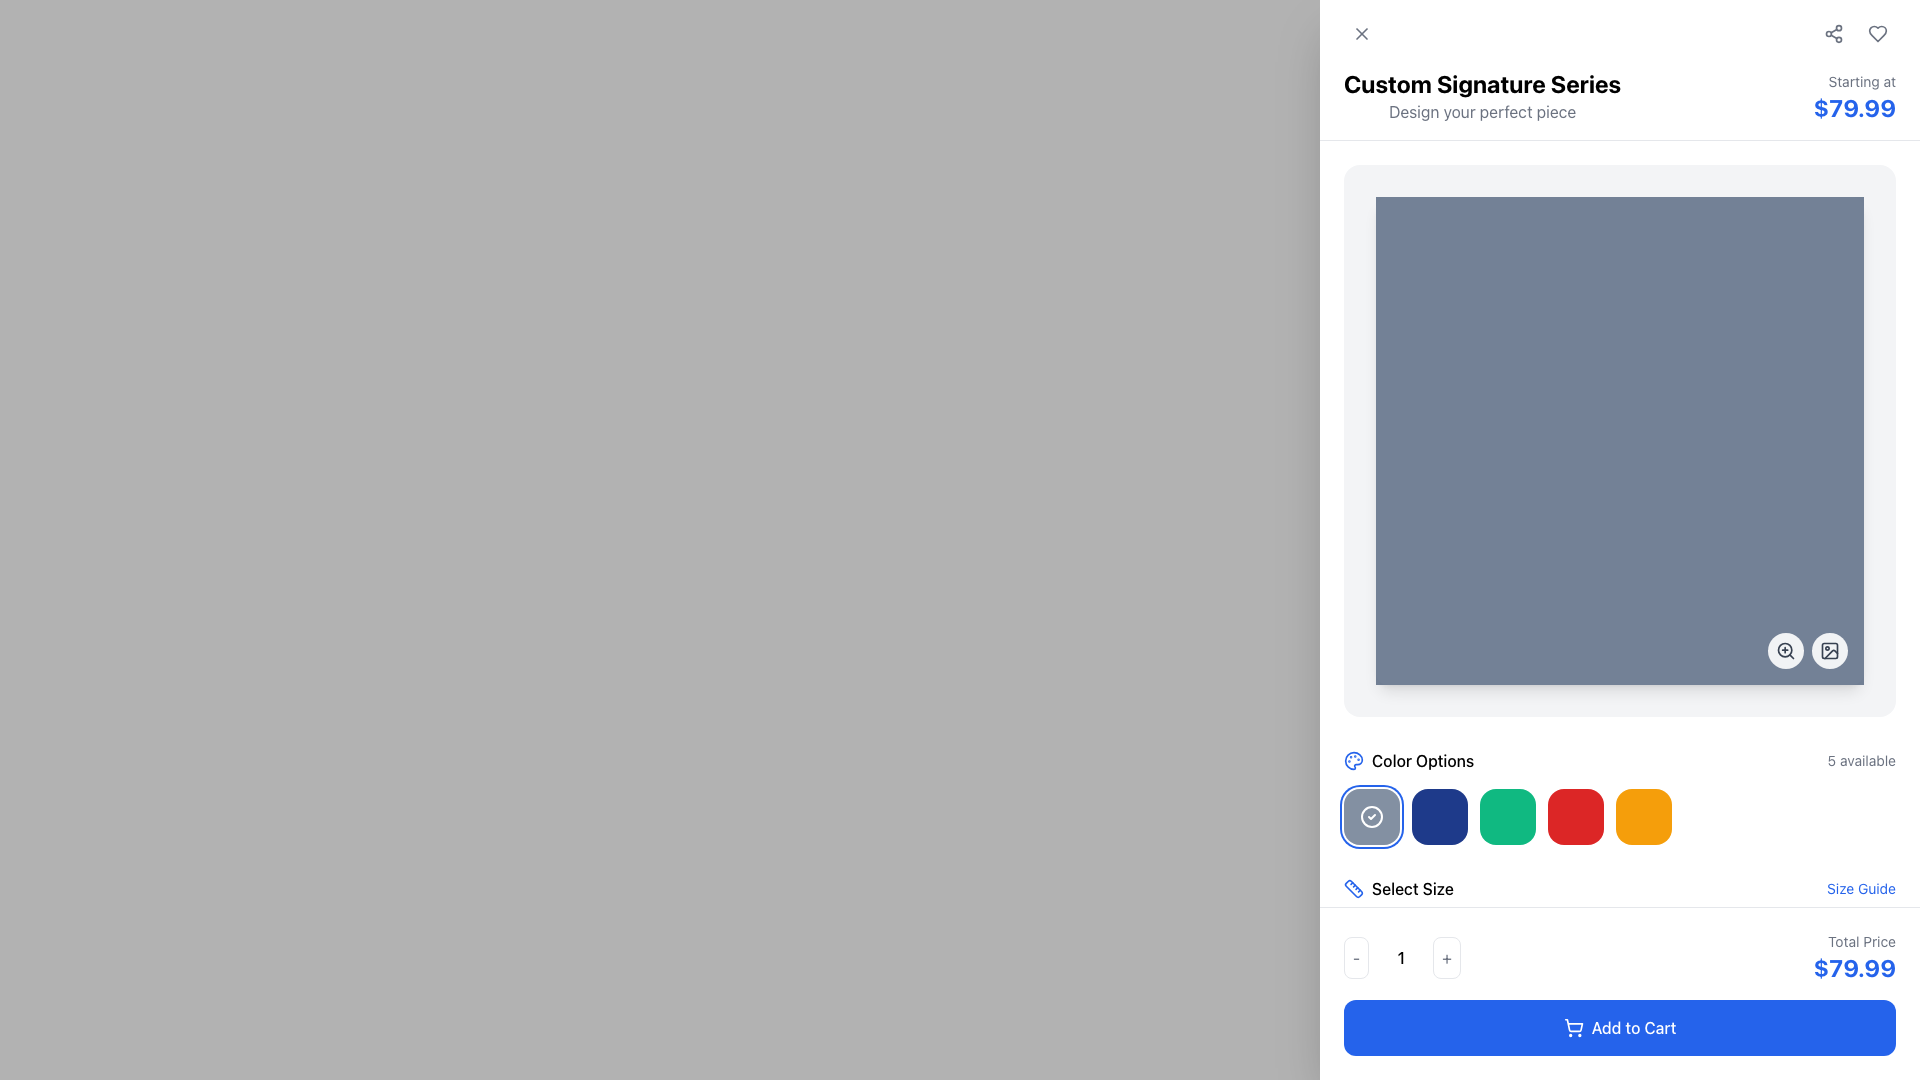 This screenshot has width=1920, height=1080. What do you see at coordinates (1829, 651) in the screenshot?
I see `the rounded rectangle in the bottom right corner of the preview display section` at bounding box center [1829, 651].